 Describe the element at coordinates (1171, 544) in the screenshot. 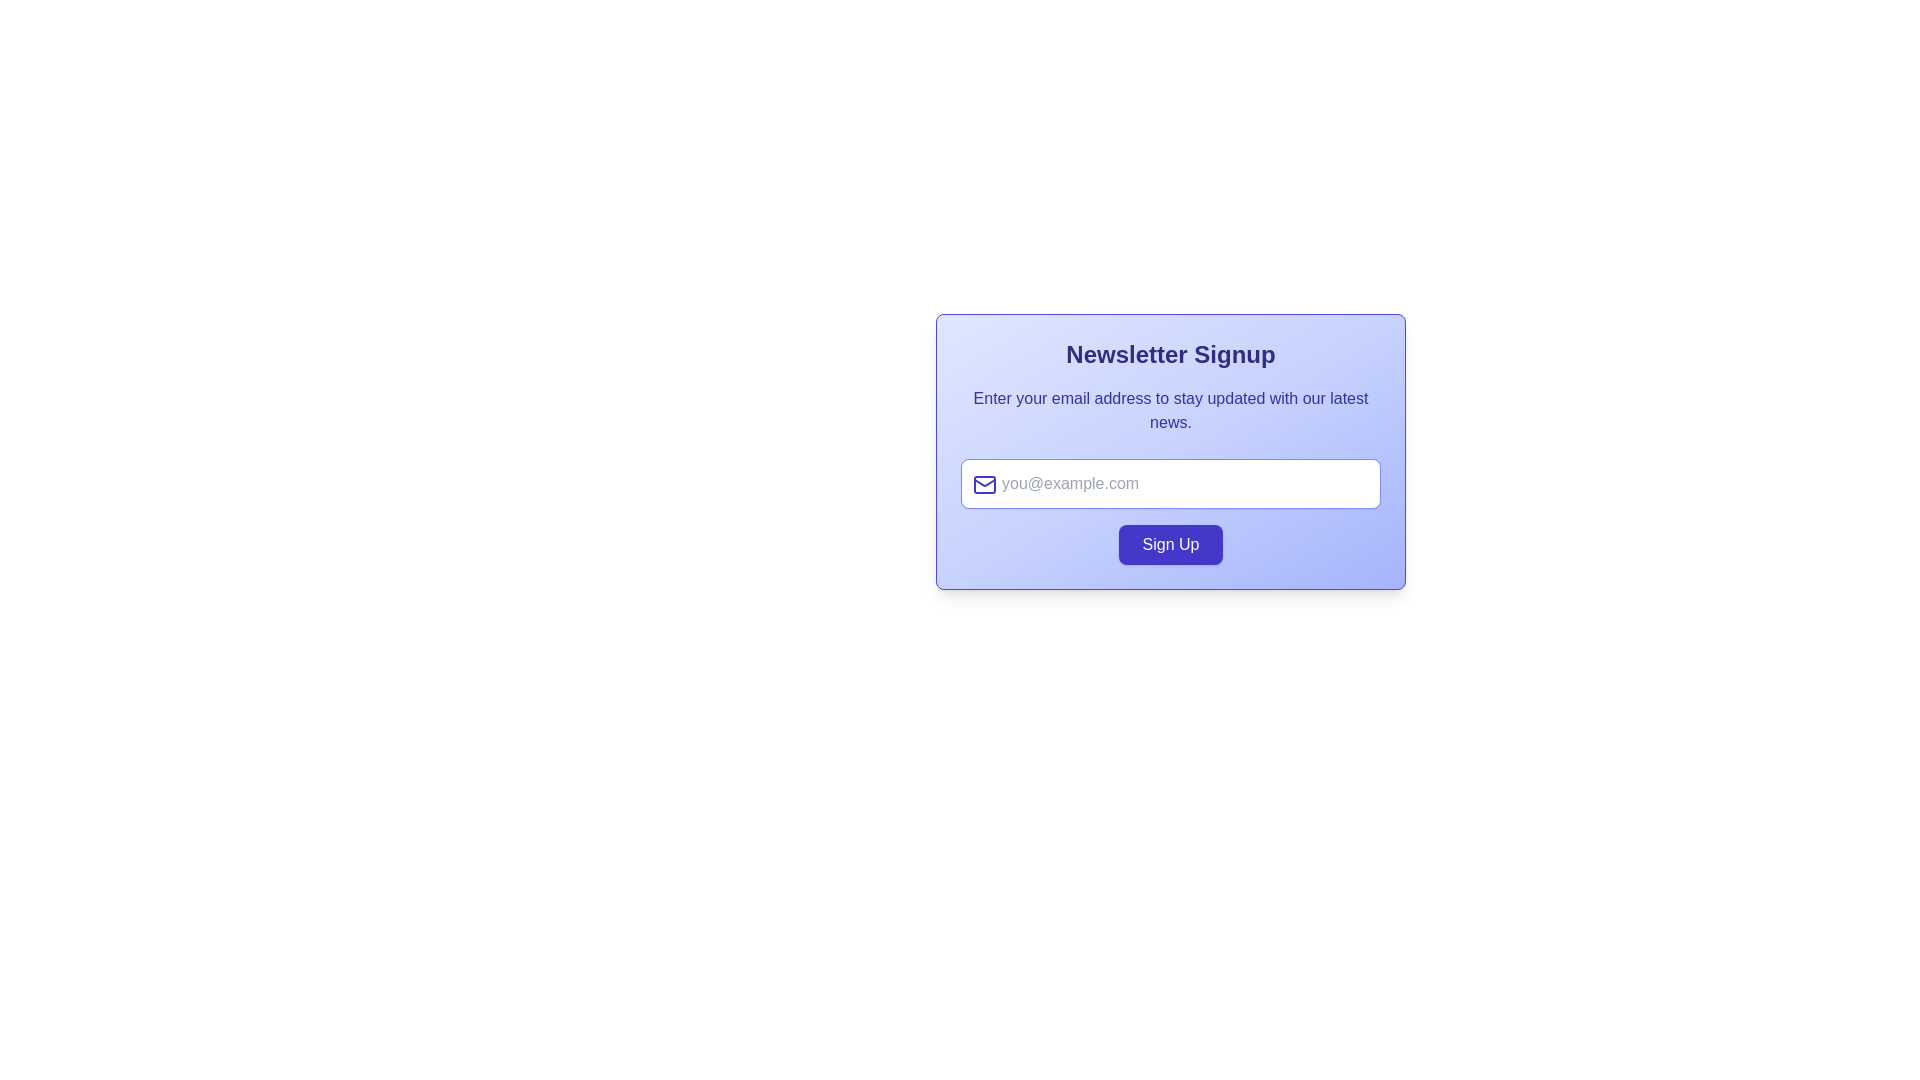

I see `the 'Sign Up' button, which is a deep indigo rectangular button with white text, positioned at the center of the signup form card` at that location.